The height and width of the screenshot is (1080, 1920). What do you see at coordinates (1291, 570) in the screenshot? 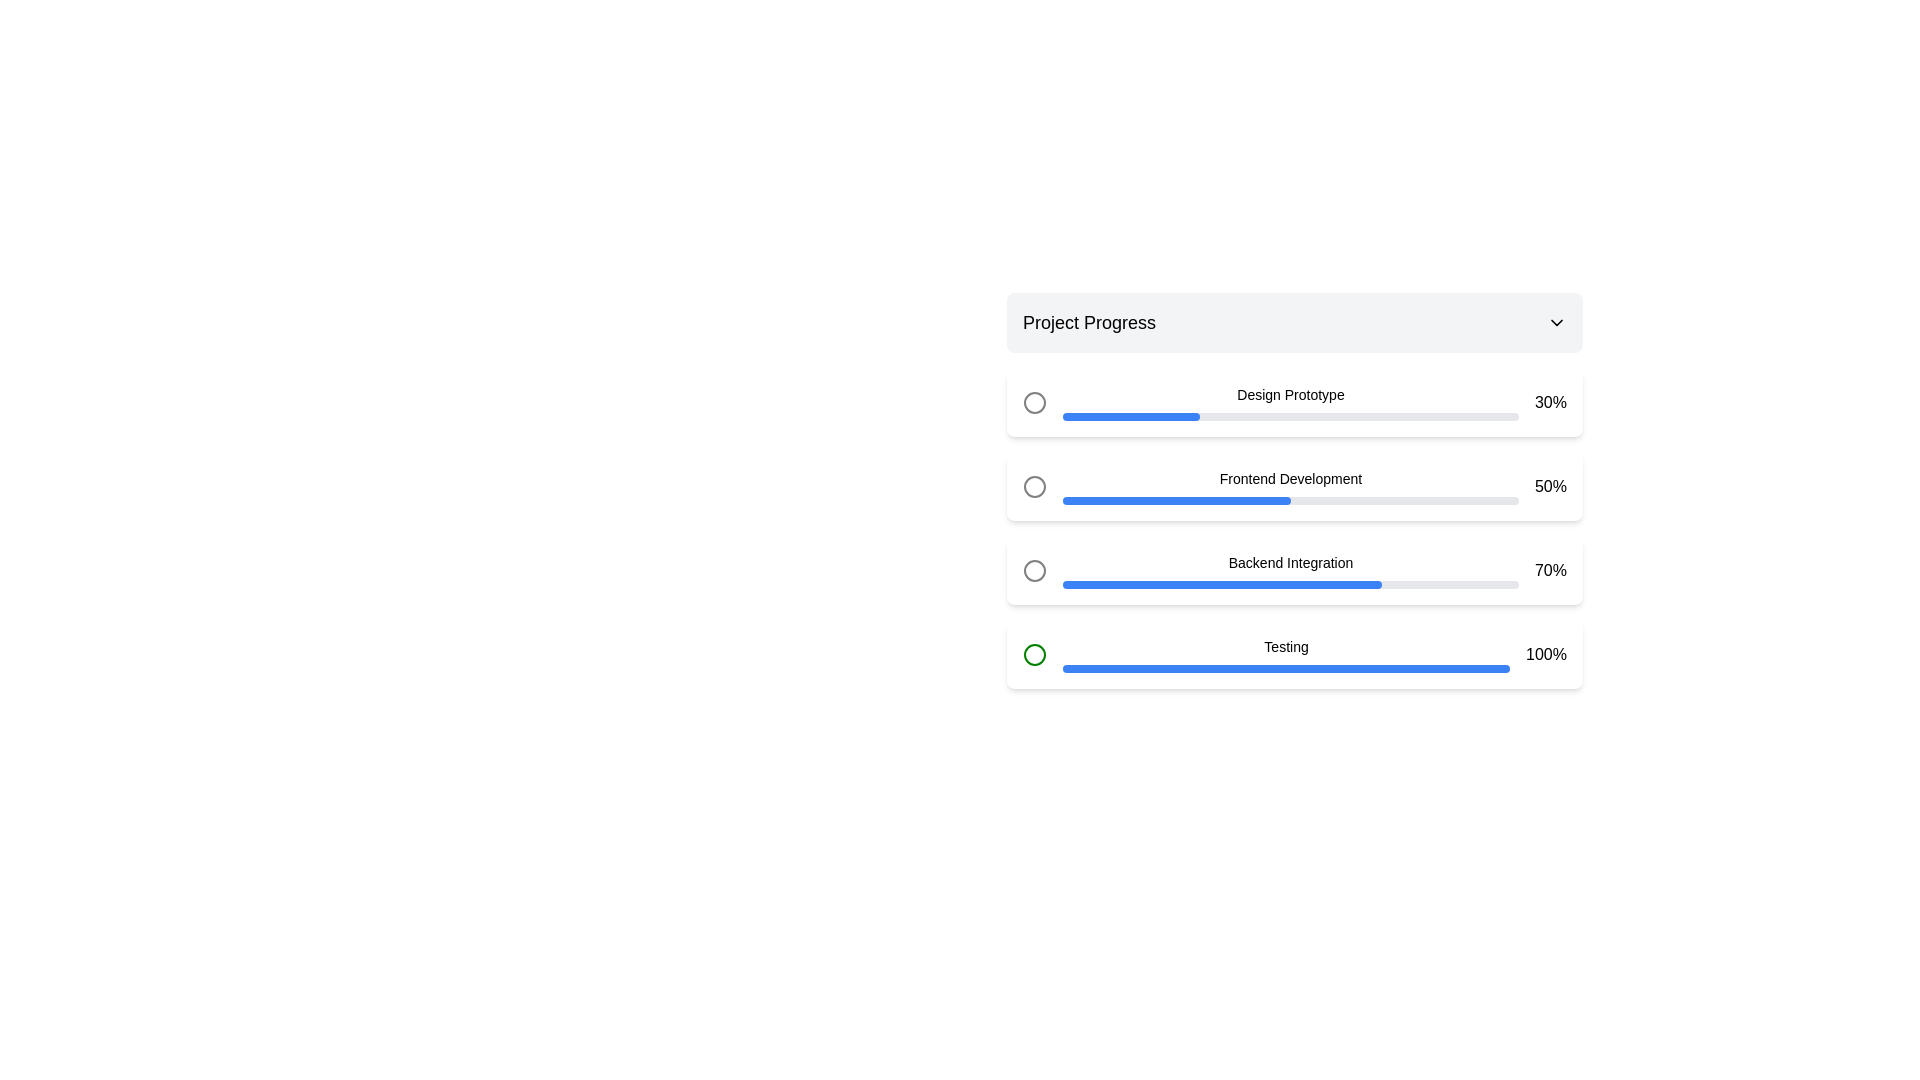
I see `the text label indicating 'Backend Integration' which describes the progress bar below it in the 'Project Progress' section` at bounding box center [1291, 570].